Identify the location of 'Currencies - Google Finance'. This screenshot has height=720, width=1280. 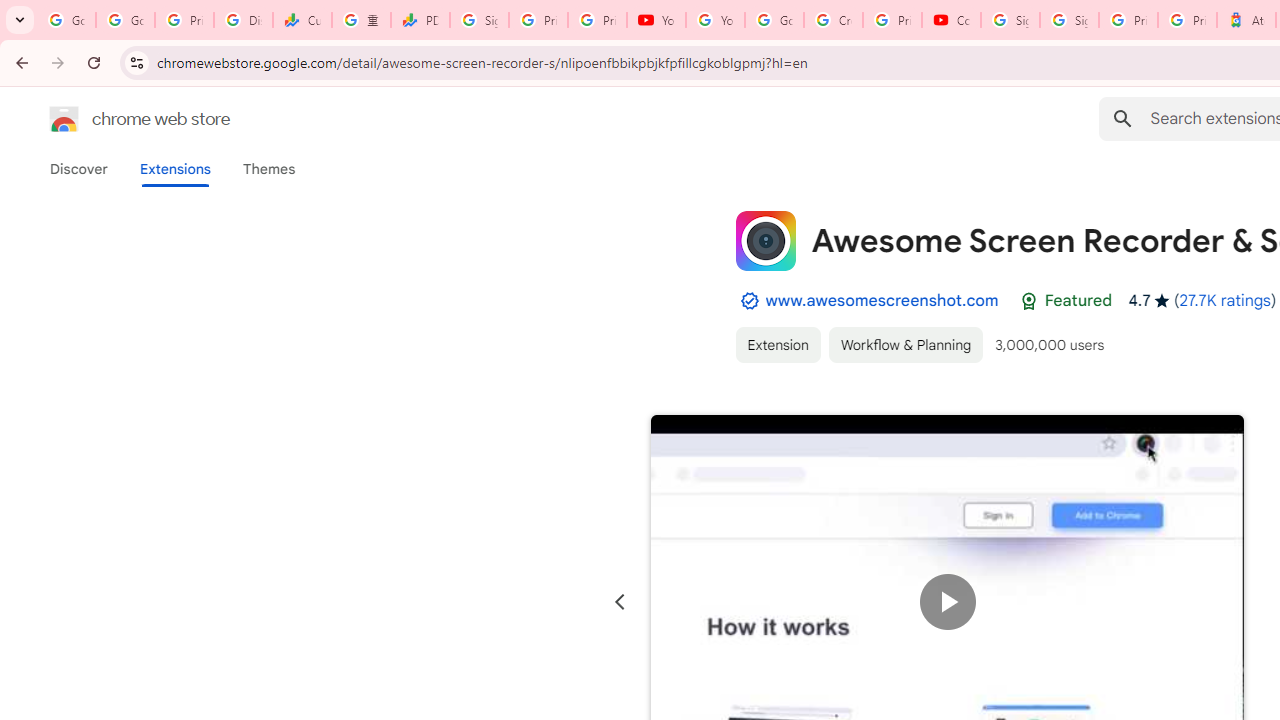
(301, 20).